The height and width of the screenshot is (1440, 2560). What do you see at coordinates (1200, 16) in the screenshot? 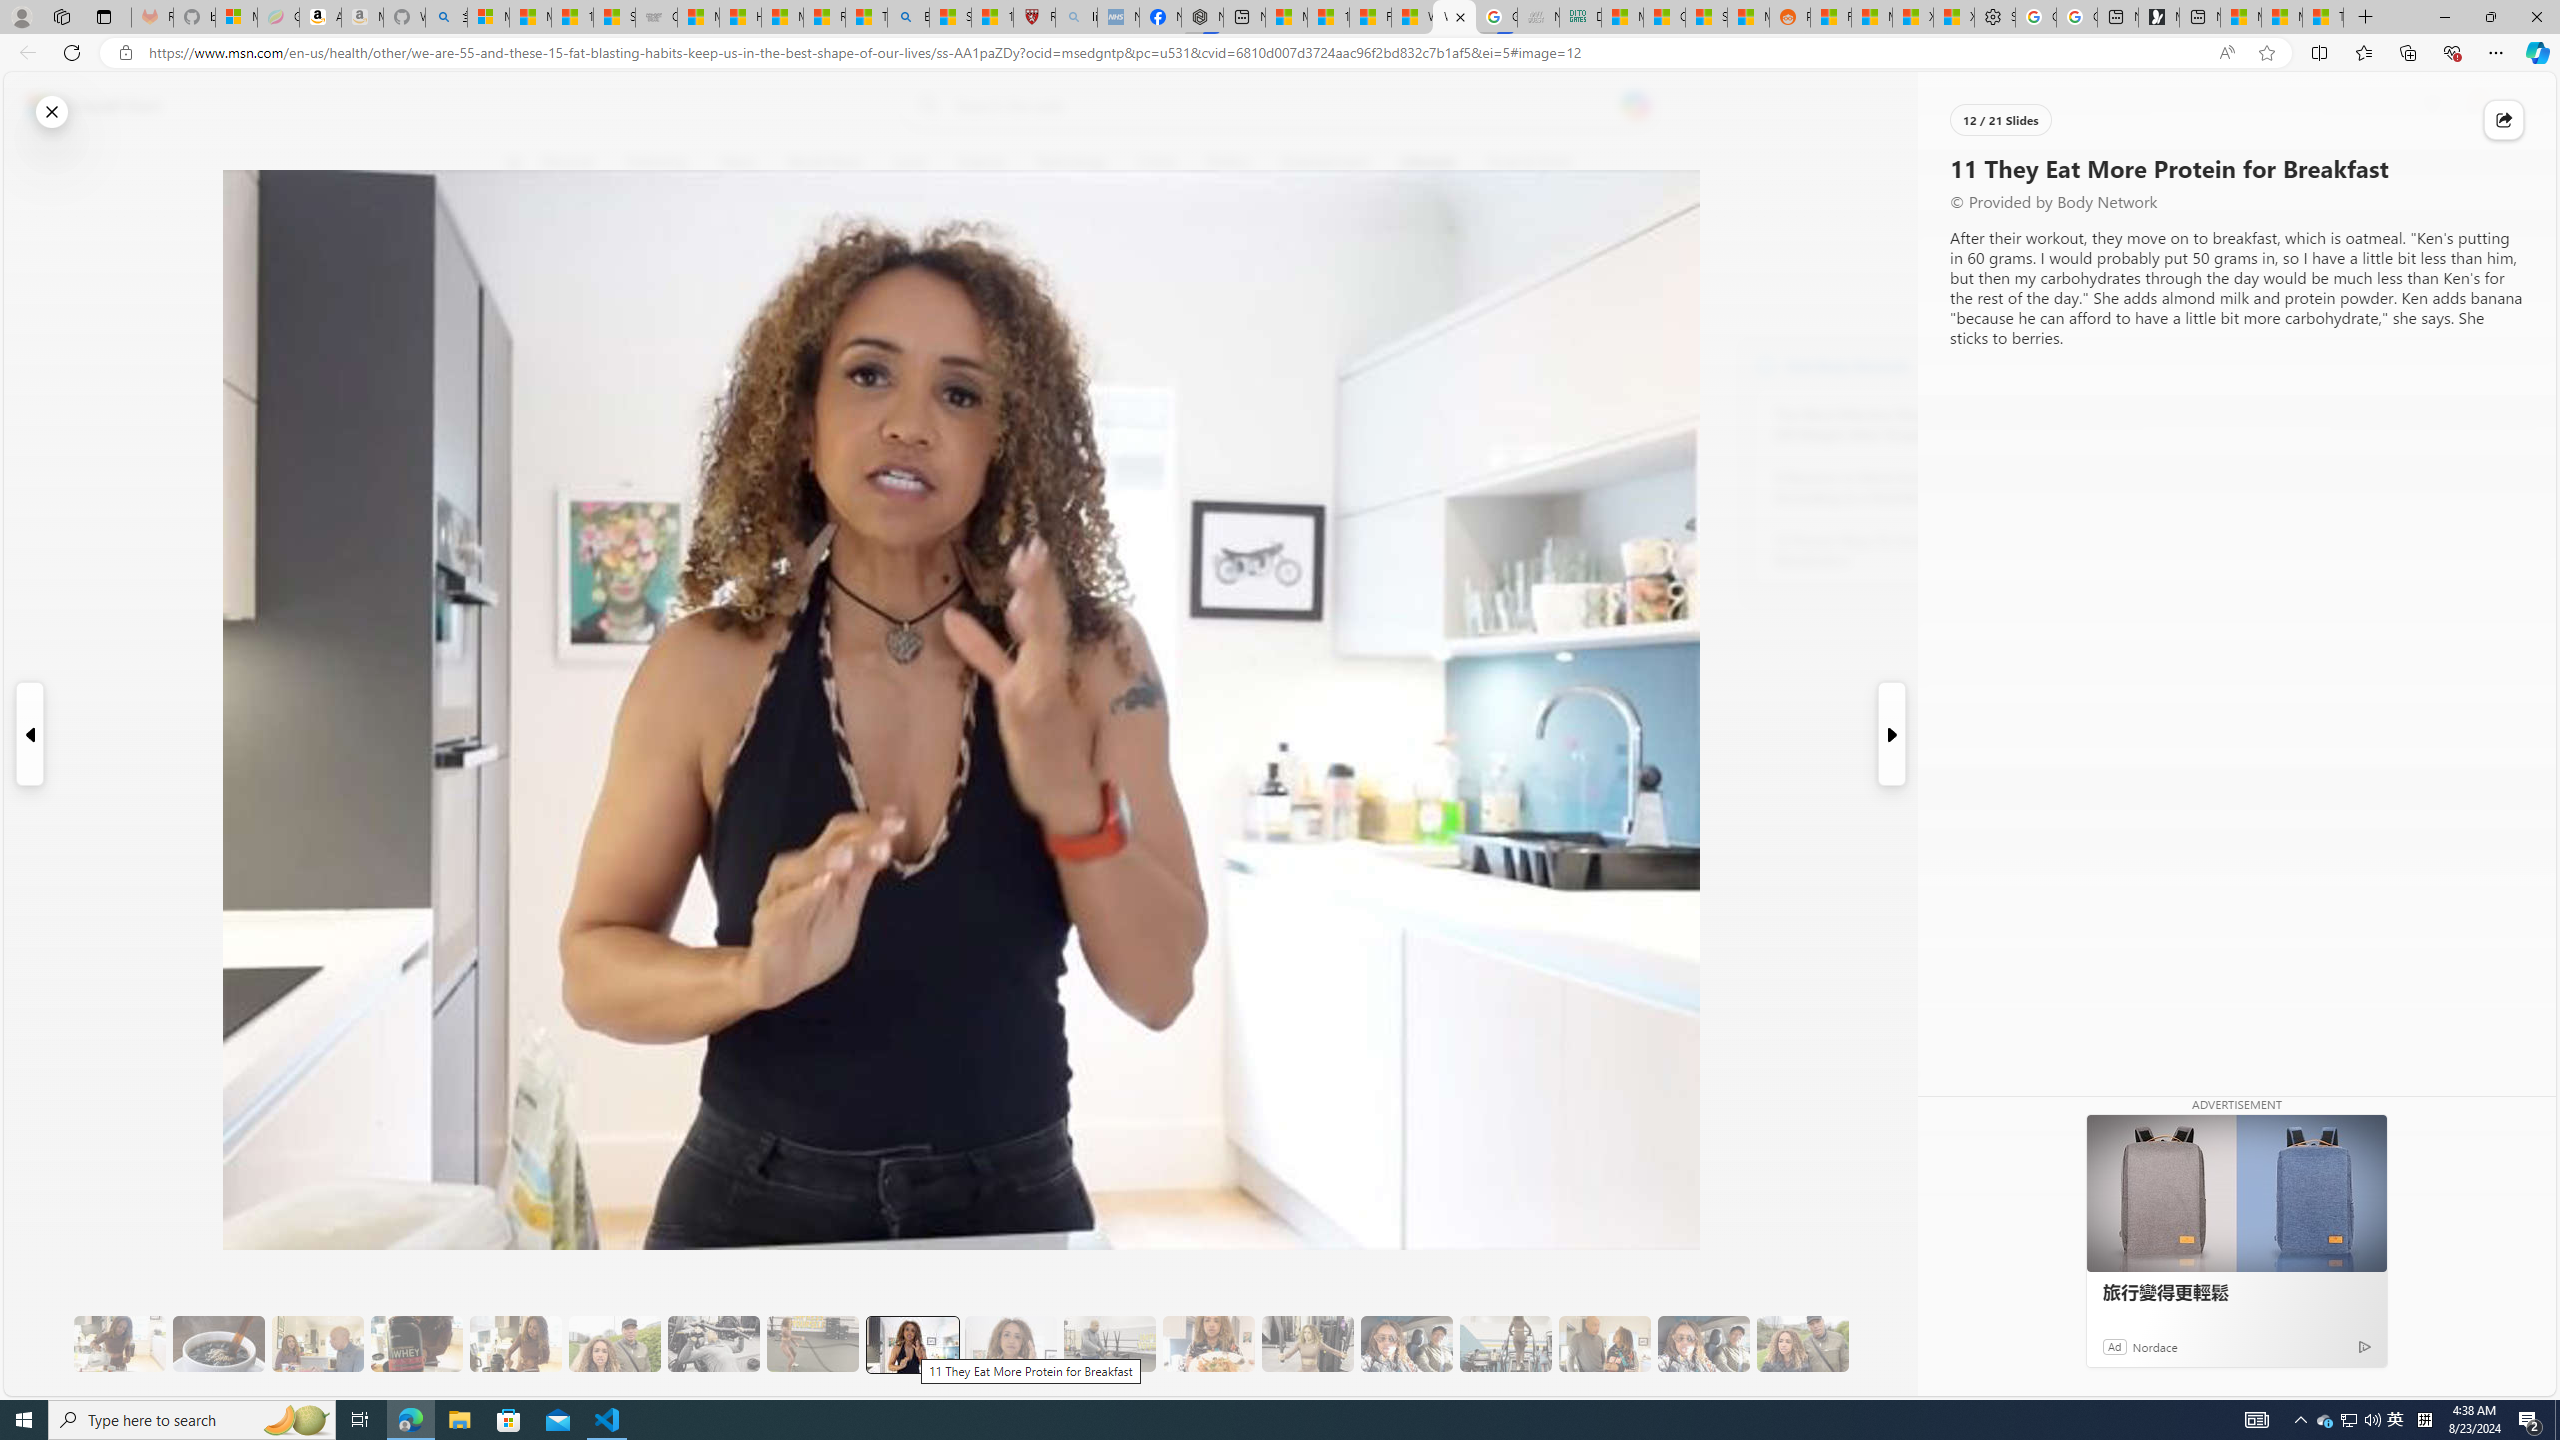
I see `'Nordace - Nordace Siena Is Not An Ordinary Backpack'` at bounding box center [1200, 16].